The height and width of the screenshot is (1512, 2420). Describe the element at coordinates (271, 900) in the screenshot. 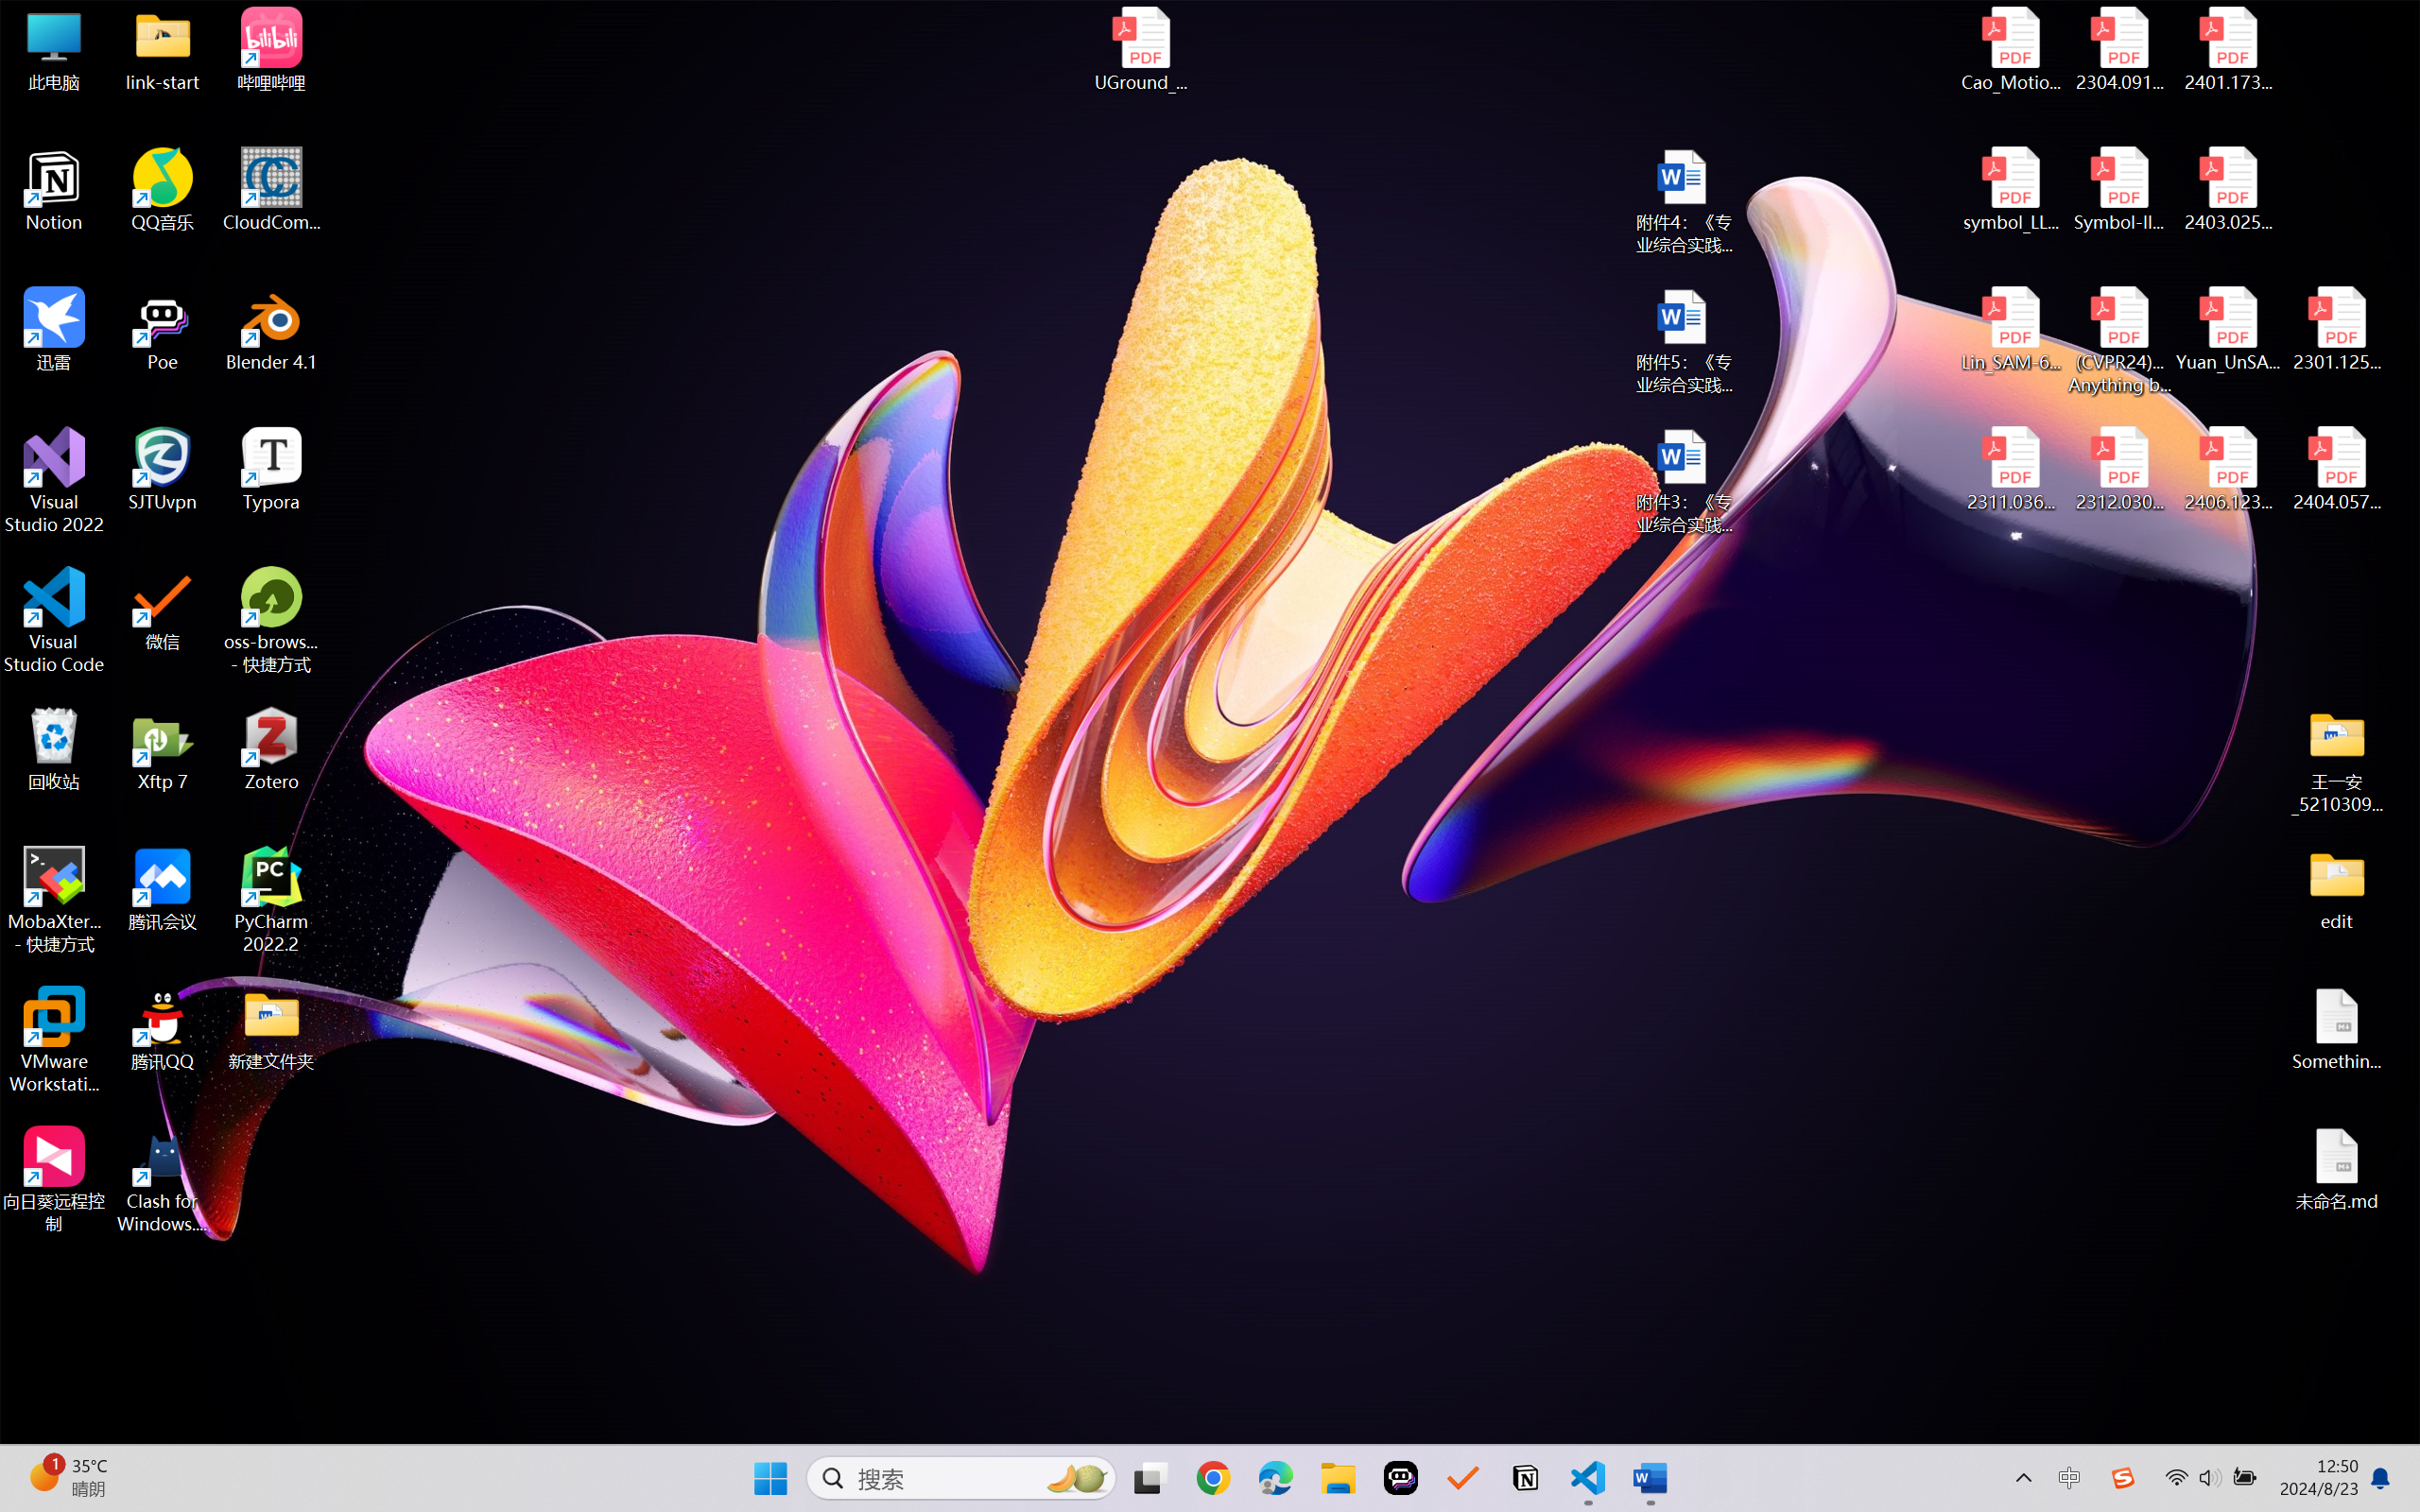

I see `'PyCharm 2022.2'` at that location.